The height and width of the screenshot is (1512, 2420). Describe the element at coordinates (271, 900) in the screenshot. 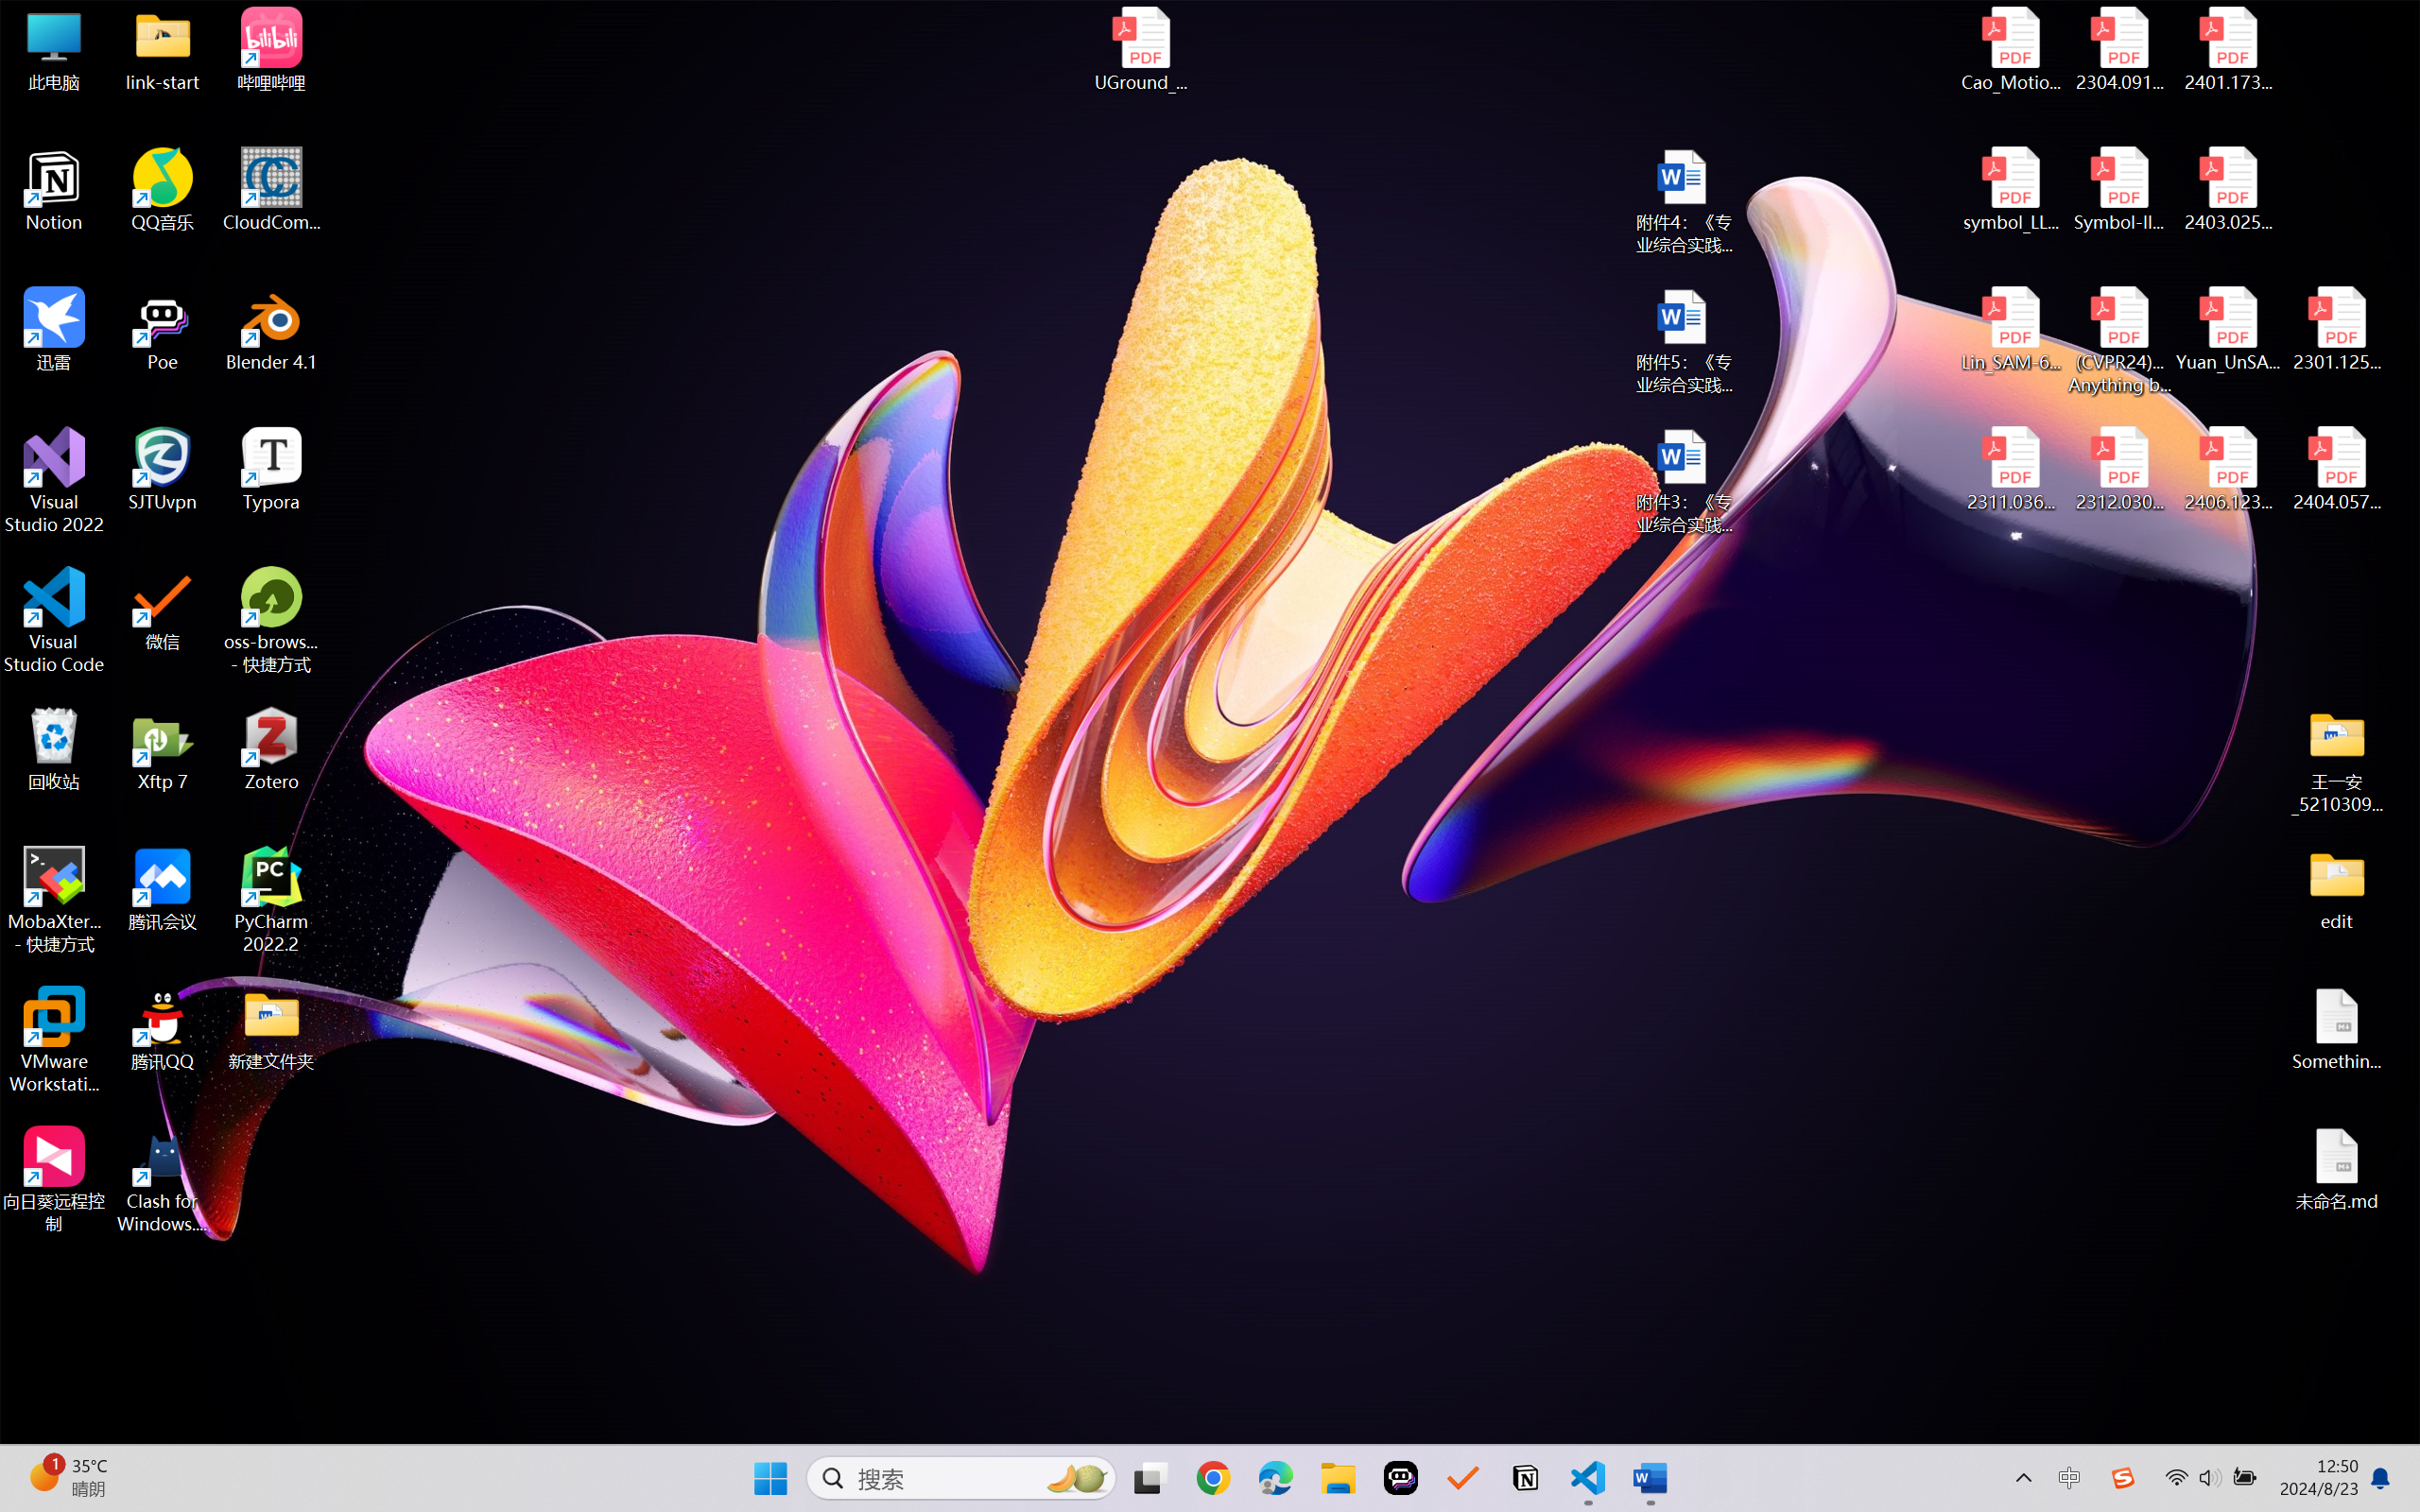

I see `'PyCharm 2022.2'` at that location.